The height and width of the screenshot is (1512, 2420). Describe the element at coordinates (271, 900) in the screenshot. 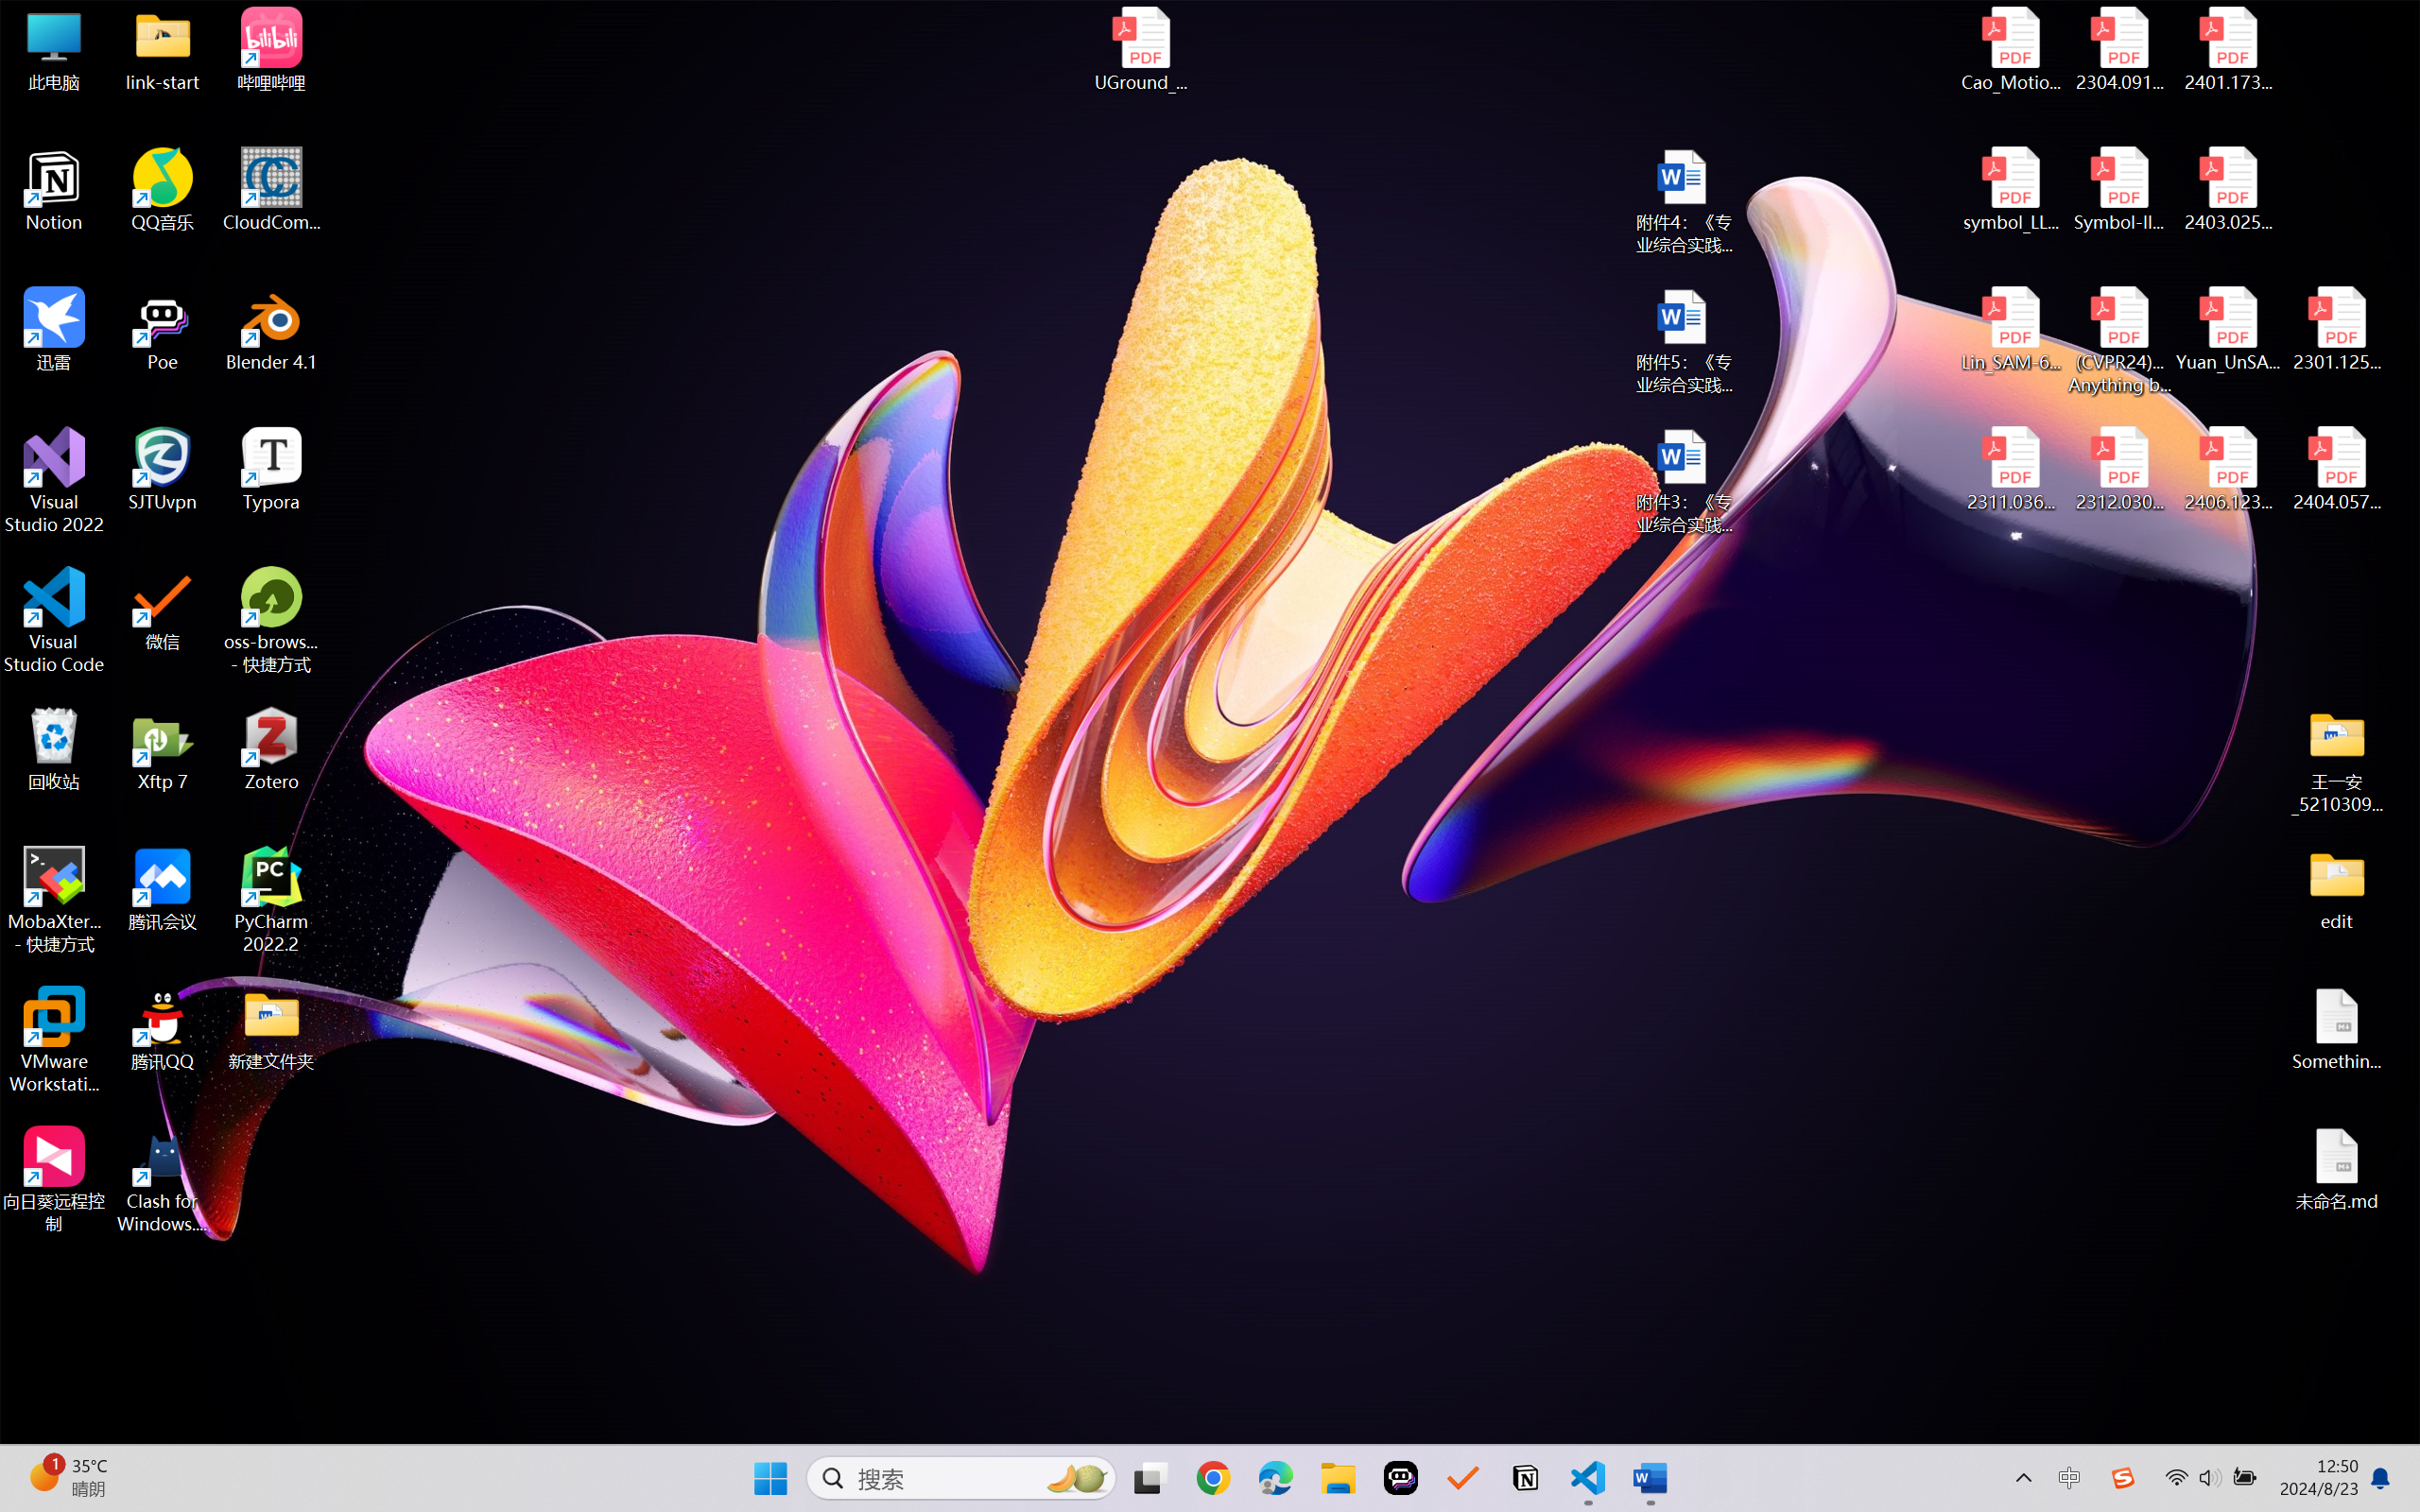

I see `'PyCharm 2022.2'` at that location.